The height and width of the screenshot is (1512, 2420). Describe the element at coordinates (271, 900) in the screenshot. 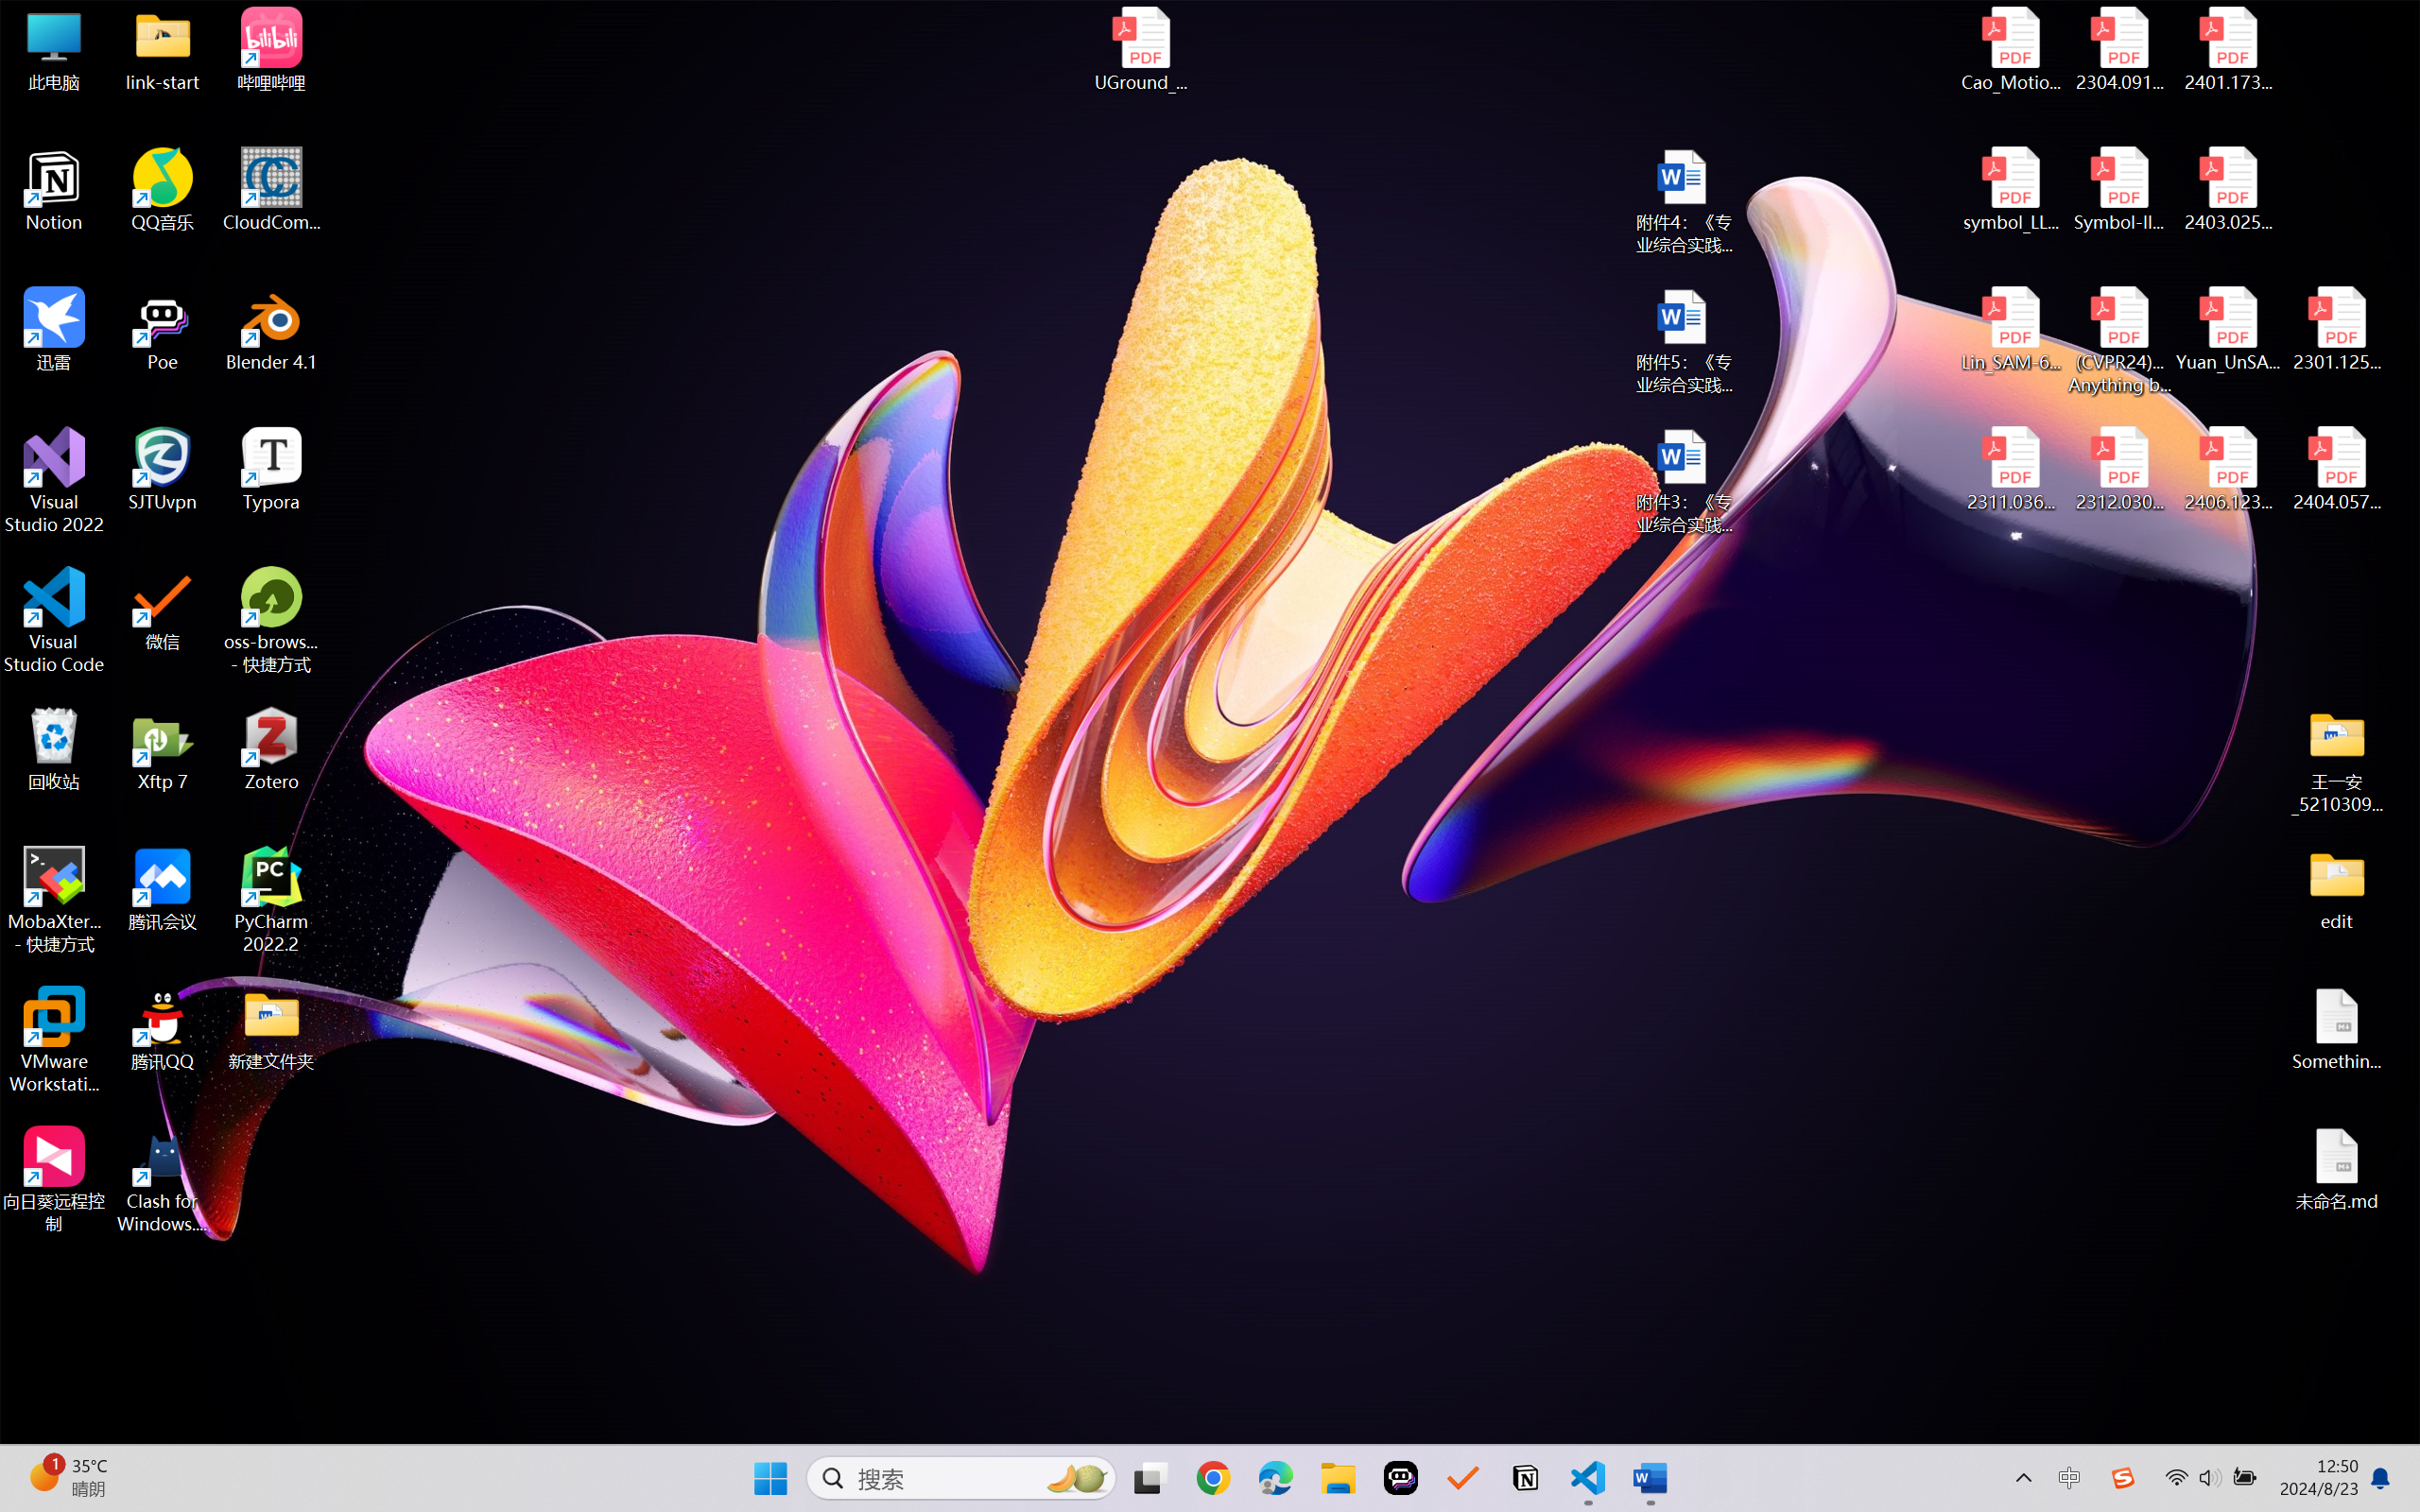

I see `'PyCharm 2022.2'` at that location.